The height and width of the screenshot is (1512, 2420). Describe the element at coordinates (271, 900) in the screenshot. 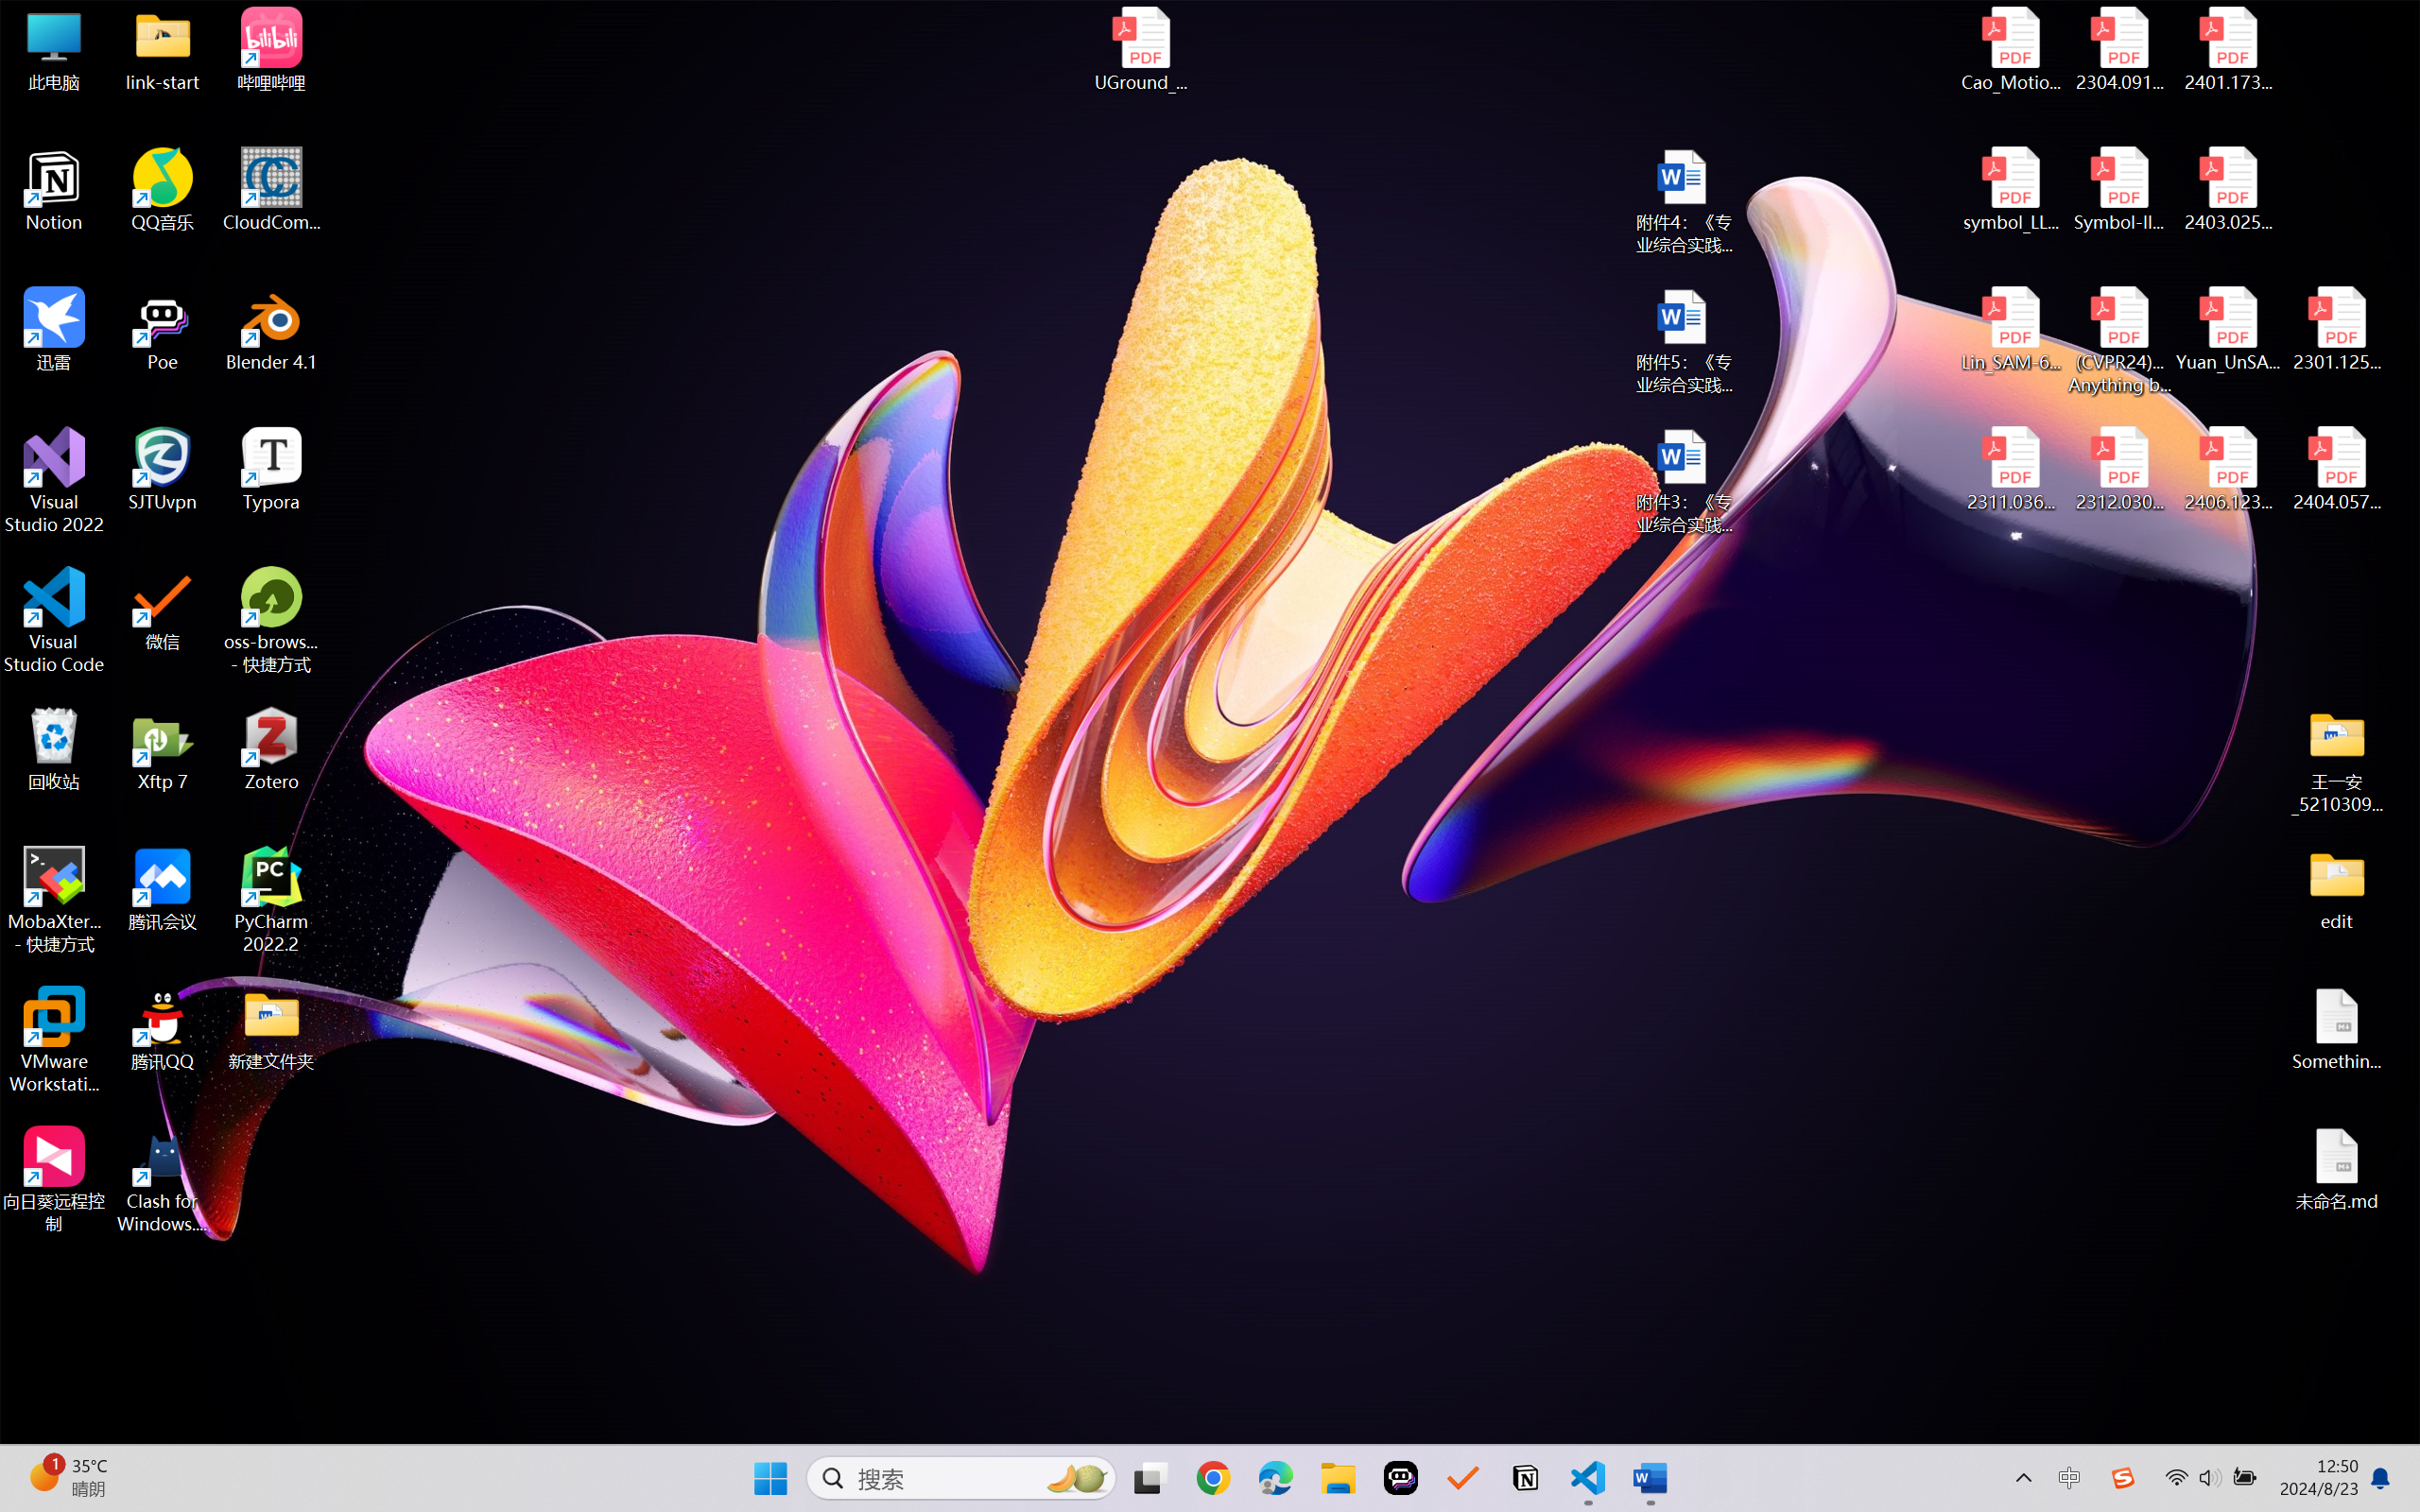

I see `'PyCharm 2022.2'` at that location.